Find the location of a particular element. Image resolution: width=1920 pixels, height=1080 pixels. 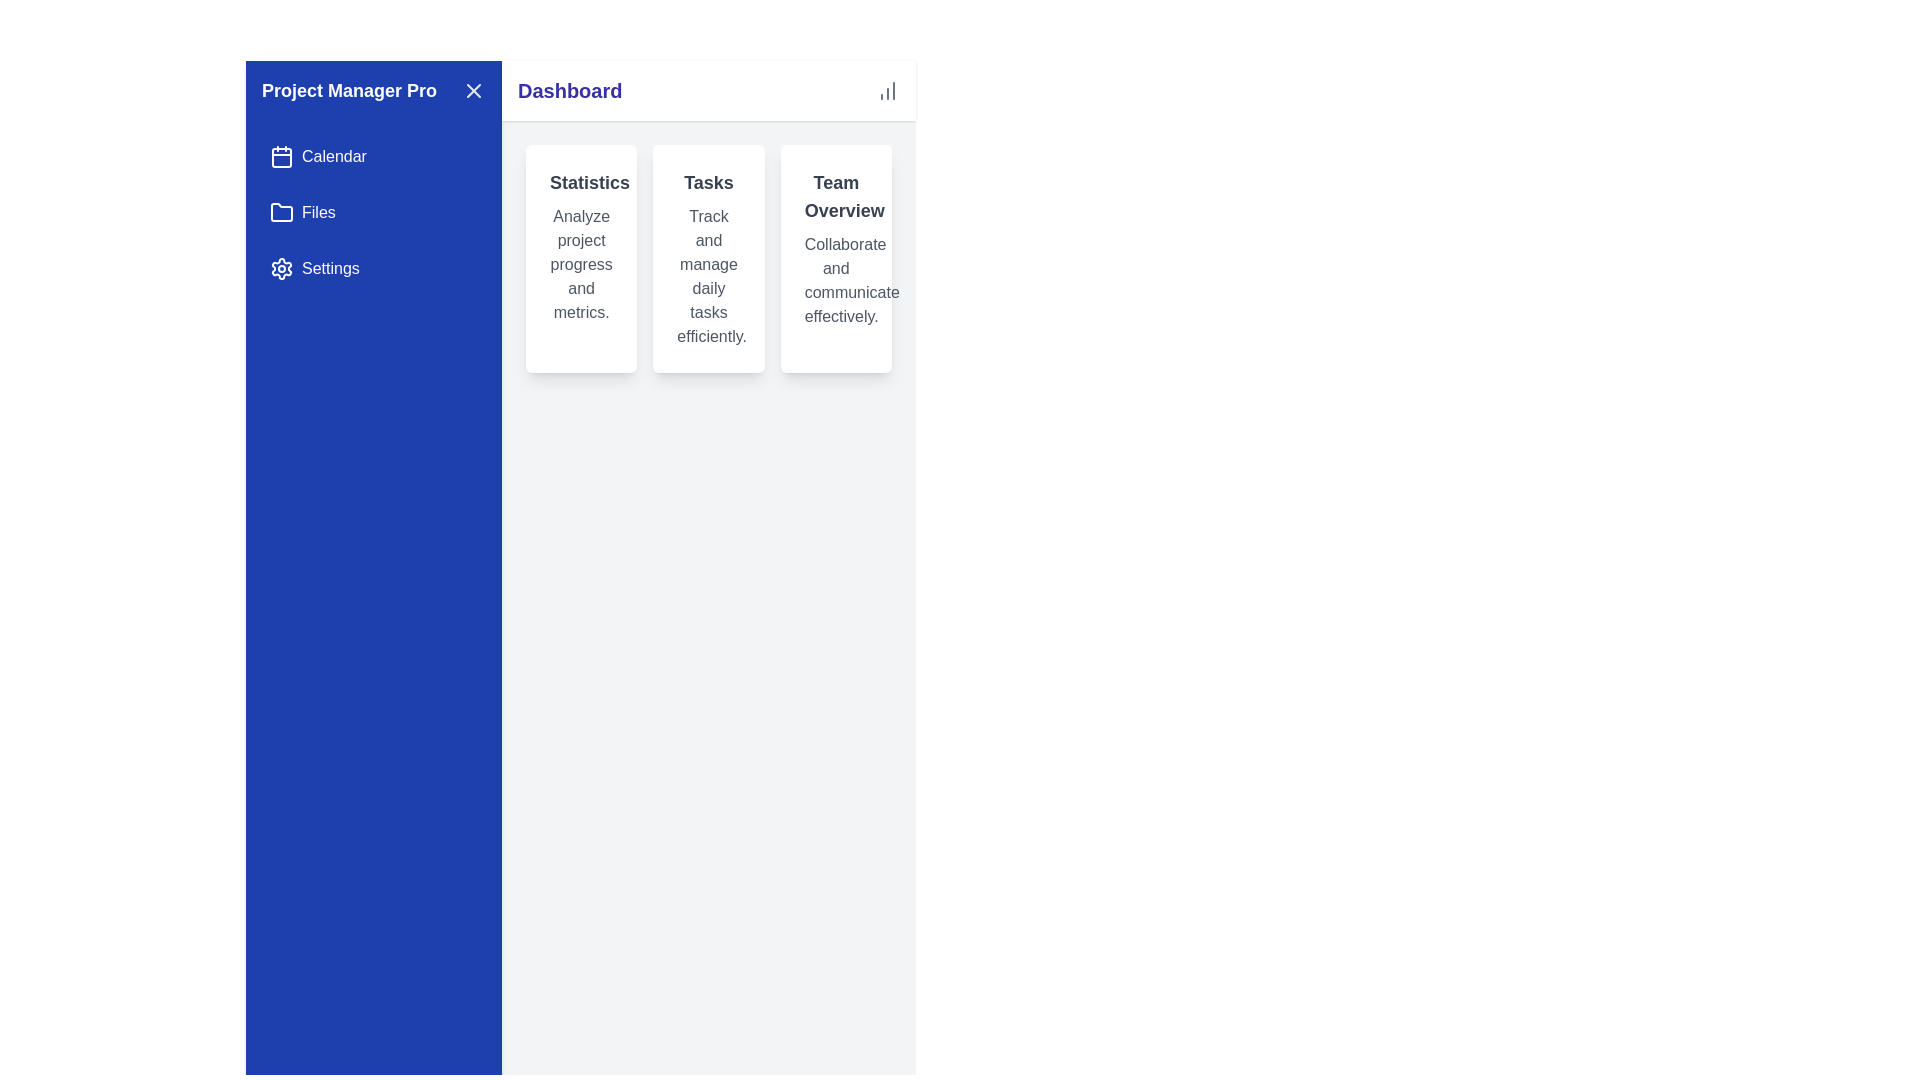

the folder icon in the vertical navigation menu is located at coordinates (281, 212).